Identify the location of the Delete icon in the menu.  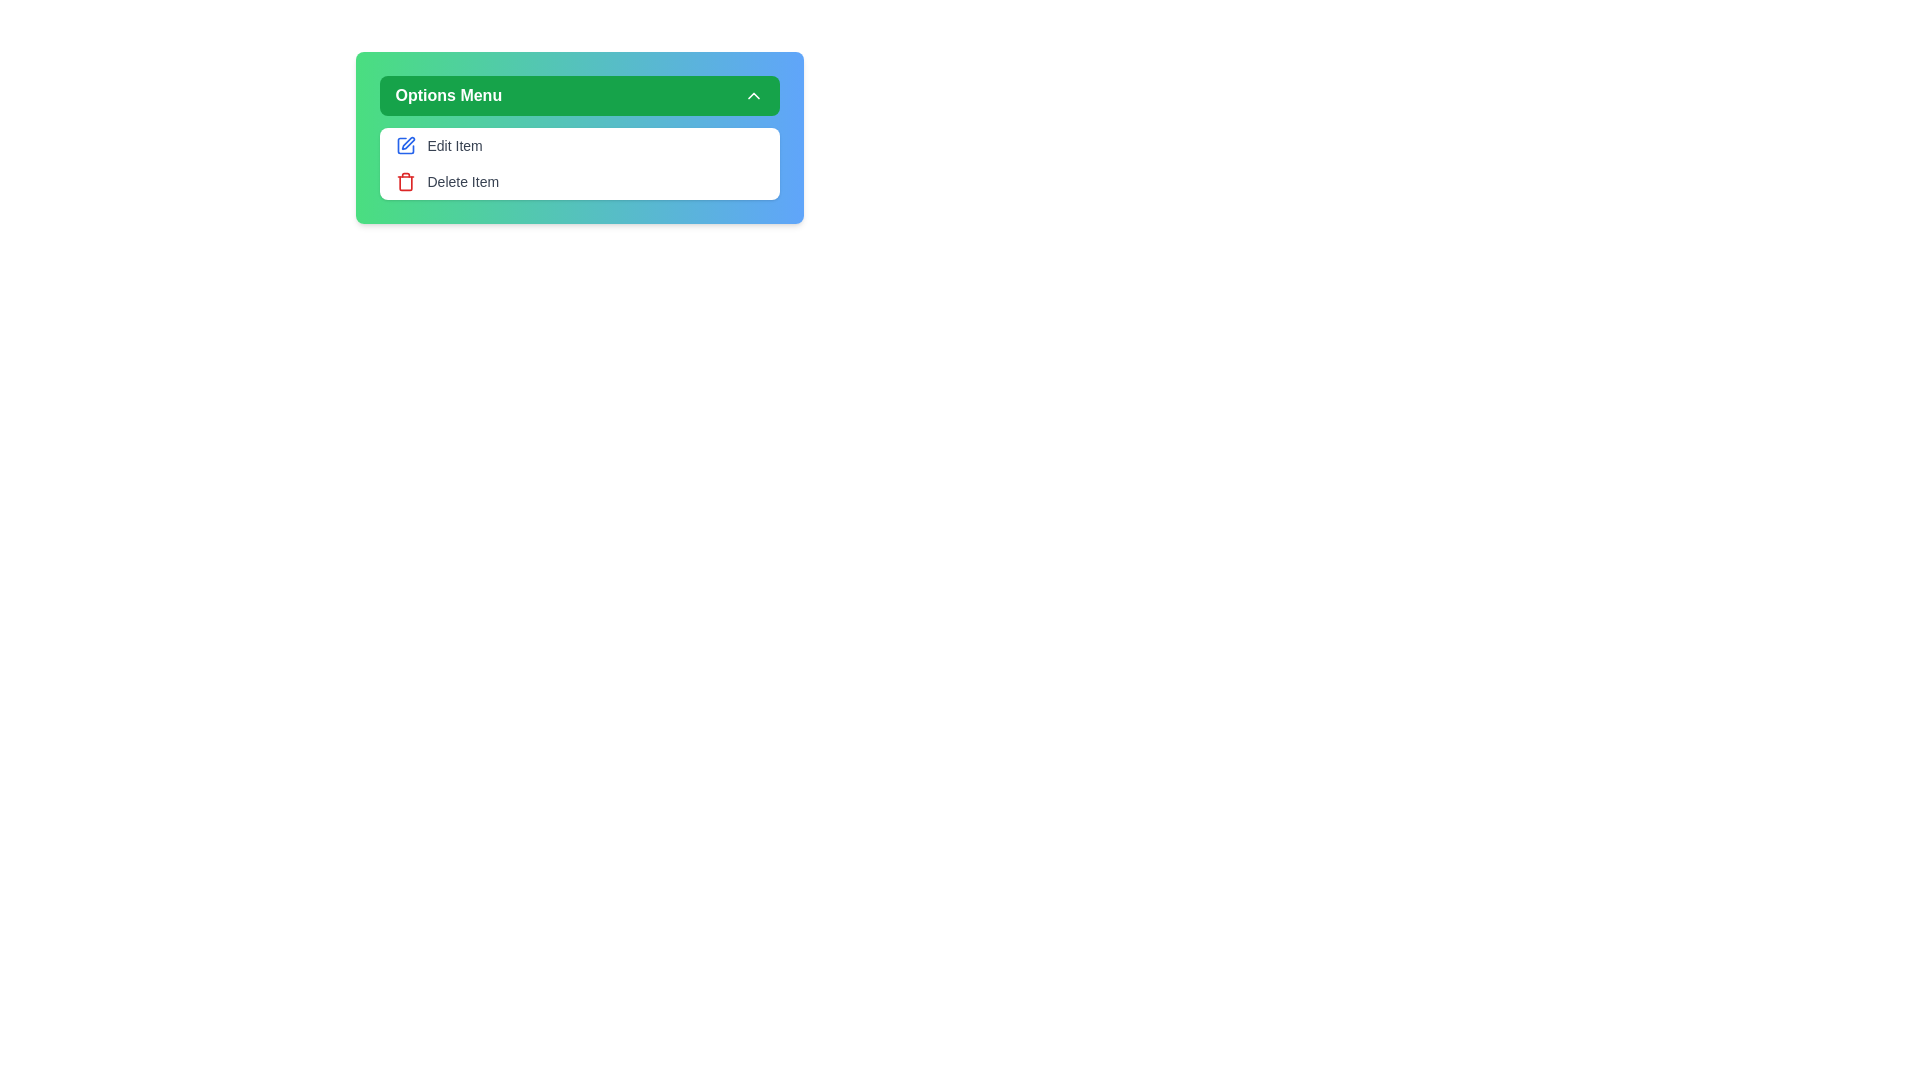
(404, 181).